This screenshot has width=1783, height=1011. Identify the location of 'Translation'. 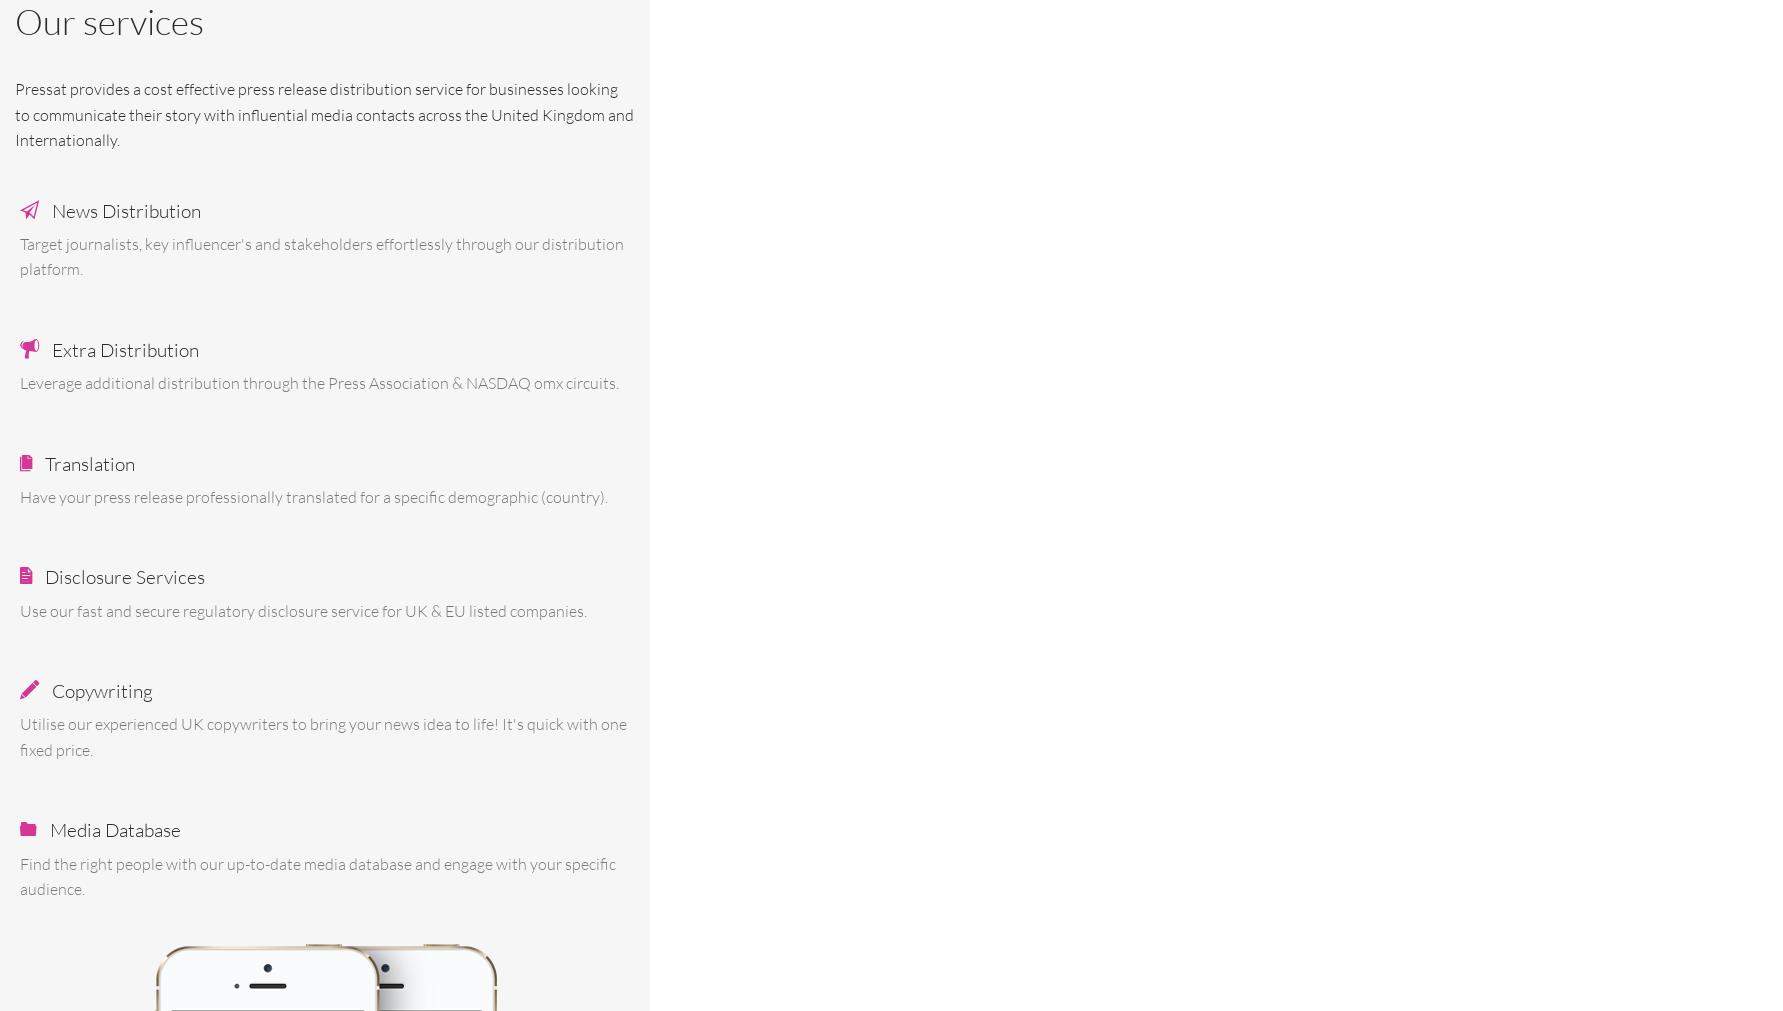
(90, 462).